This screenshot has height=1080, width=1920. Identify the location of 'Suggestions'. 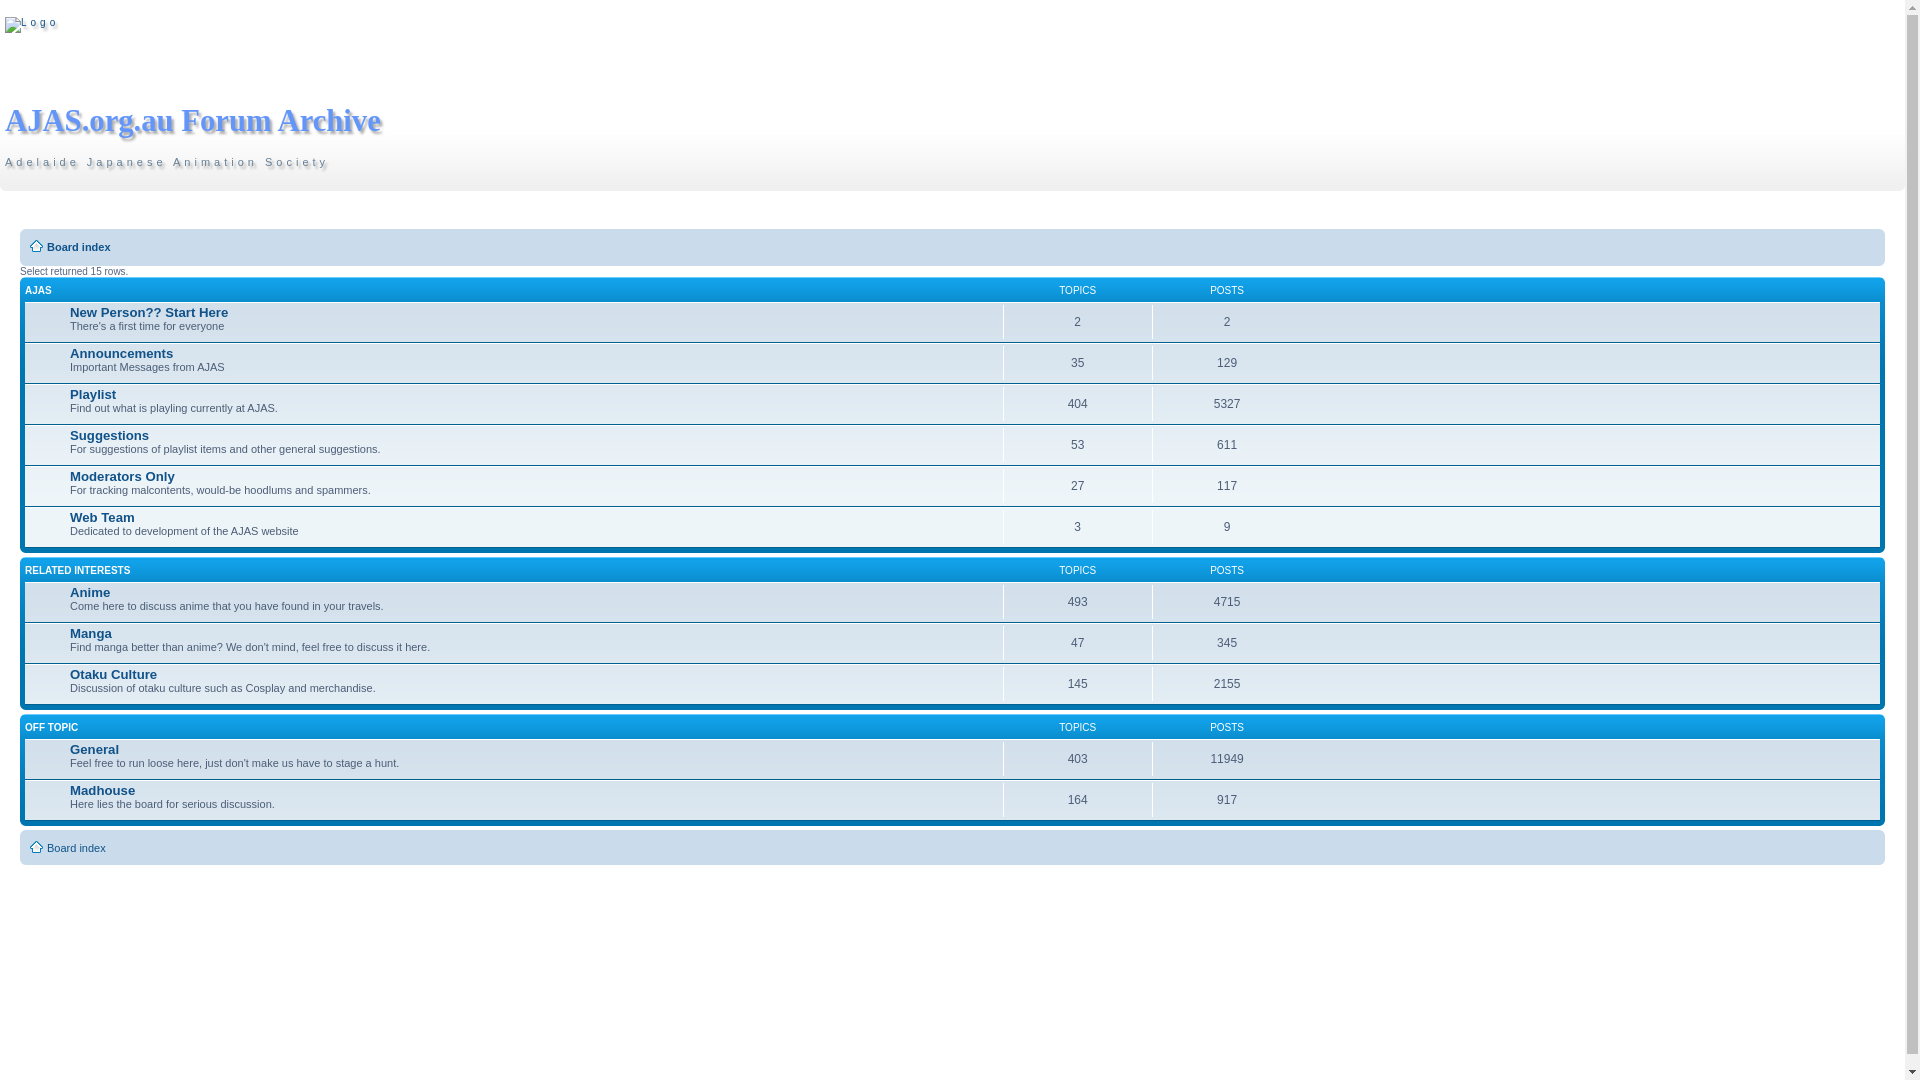
(70, 434).